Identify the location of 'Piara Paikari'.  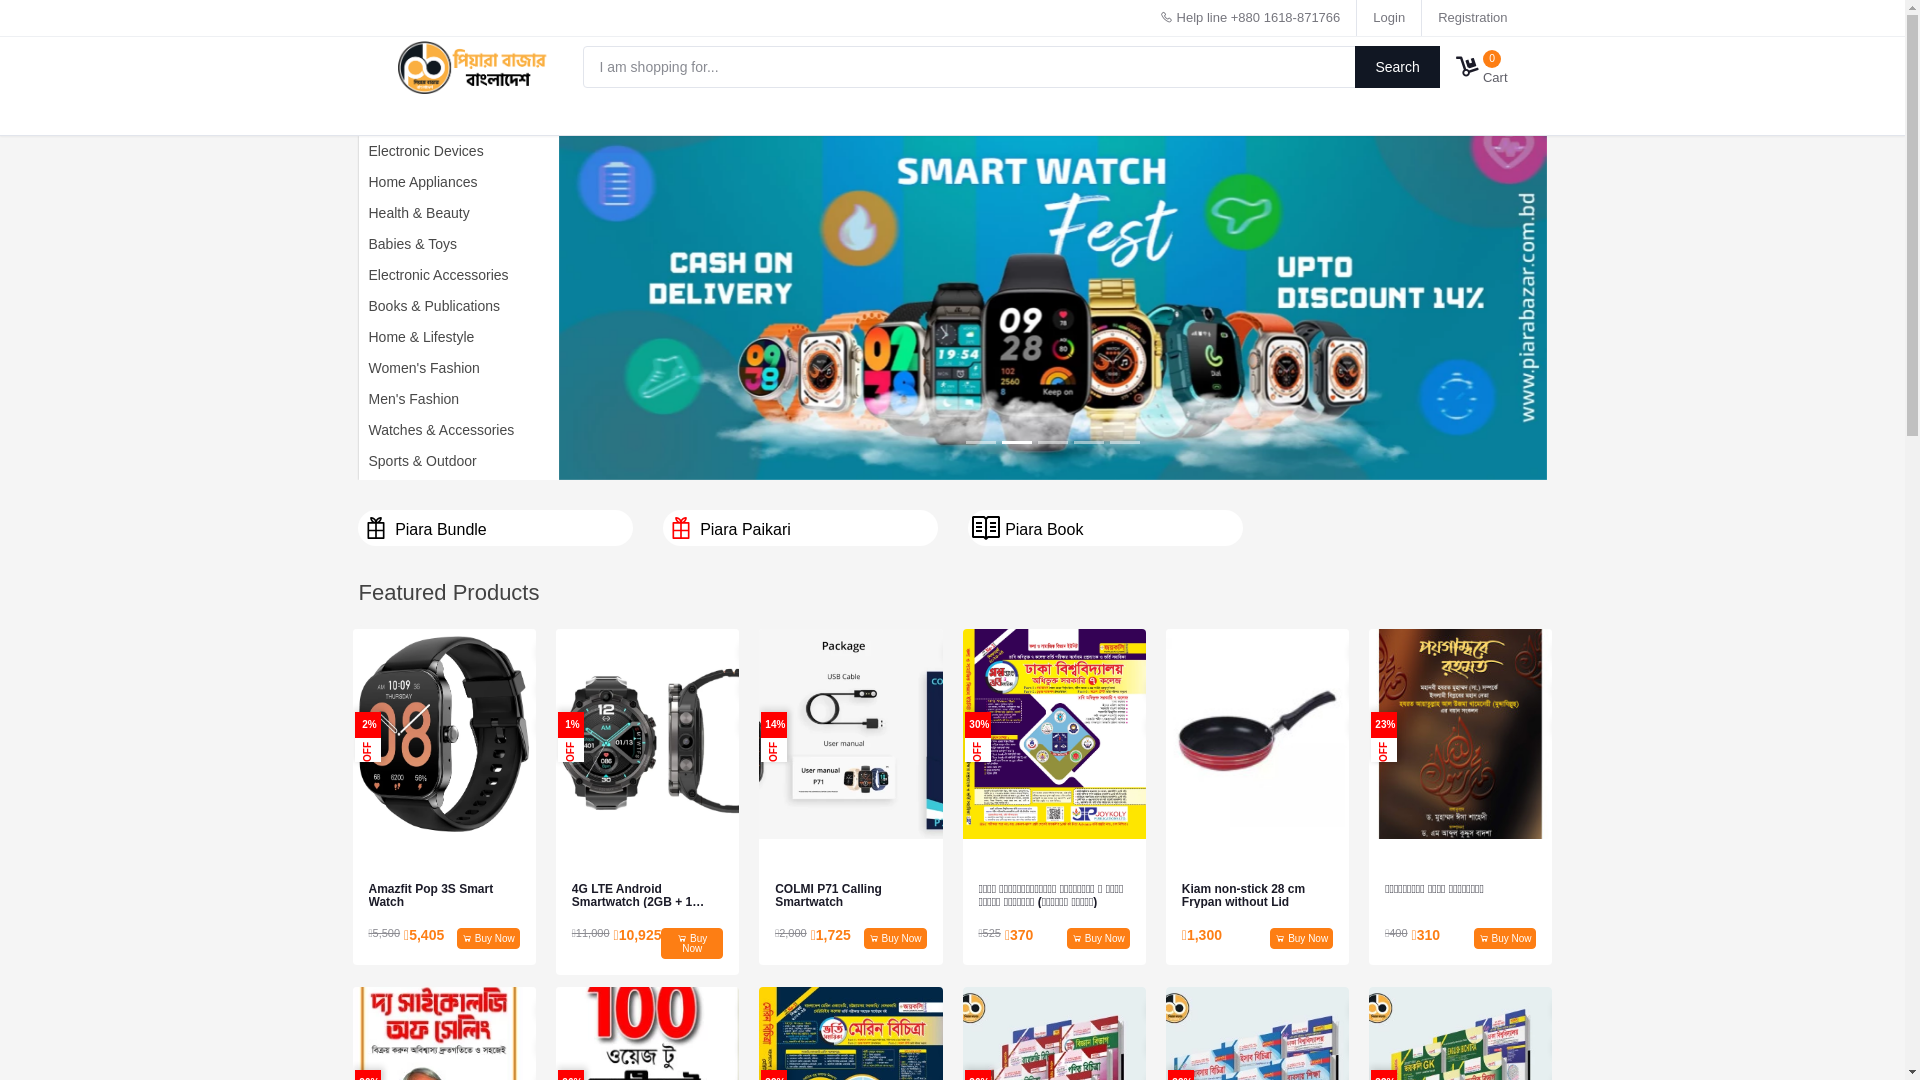
(798, 527).